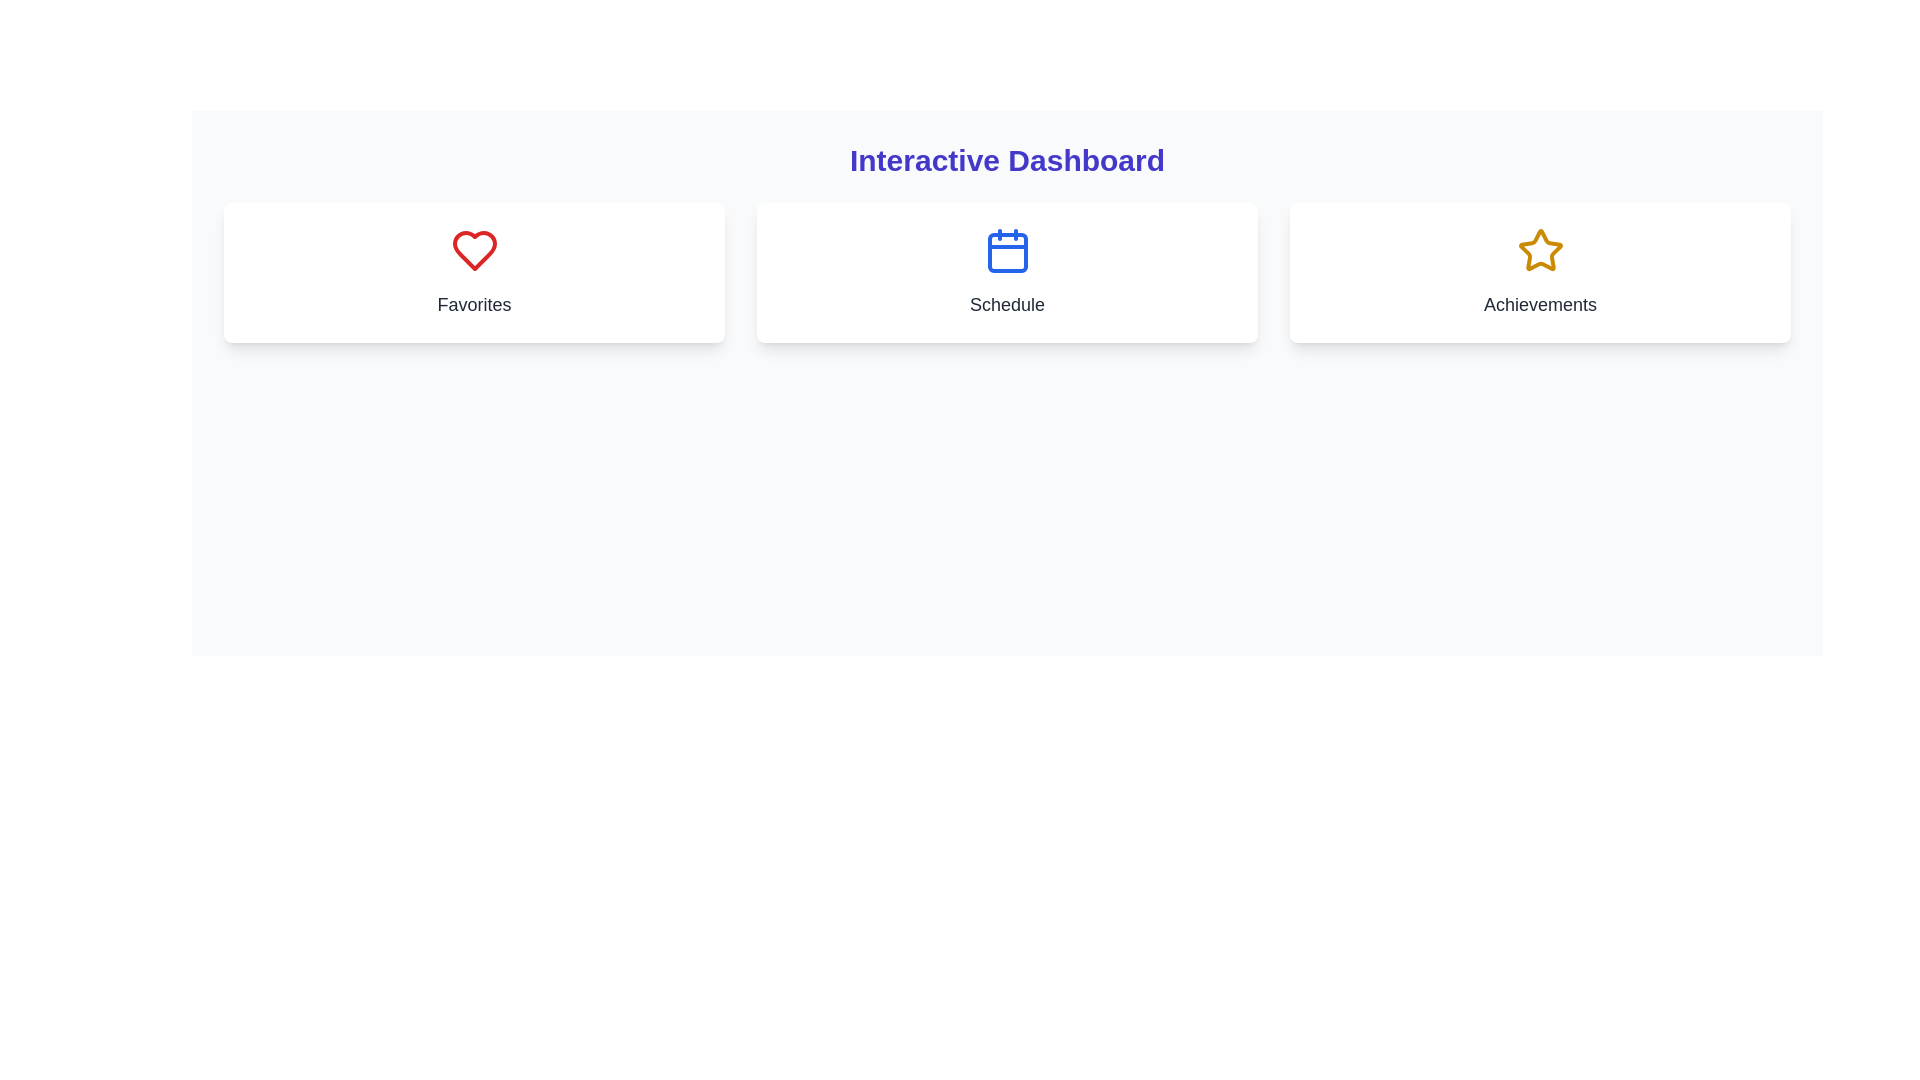 This screenshot has height=1080, width=1920. What do you see at coordinates (1539, 273) in the screenshot?
I see `the 'Achievements' section represented by a decorative star icon and the label 'Achievements'` at bounding box center [1539, 273].